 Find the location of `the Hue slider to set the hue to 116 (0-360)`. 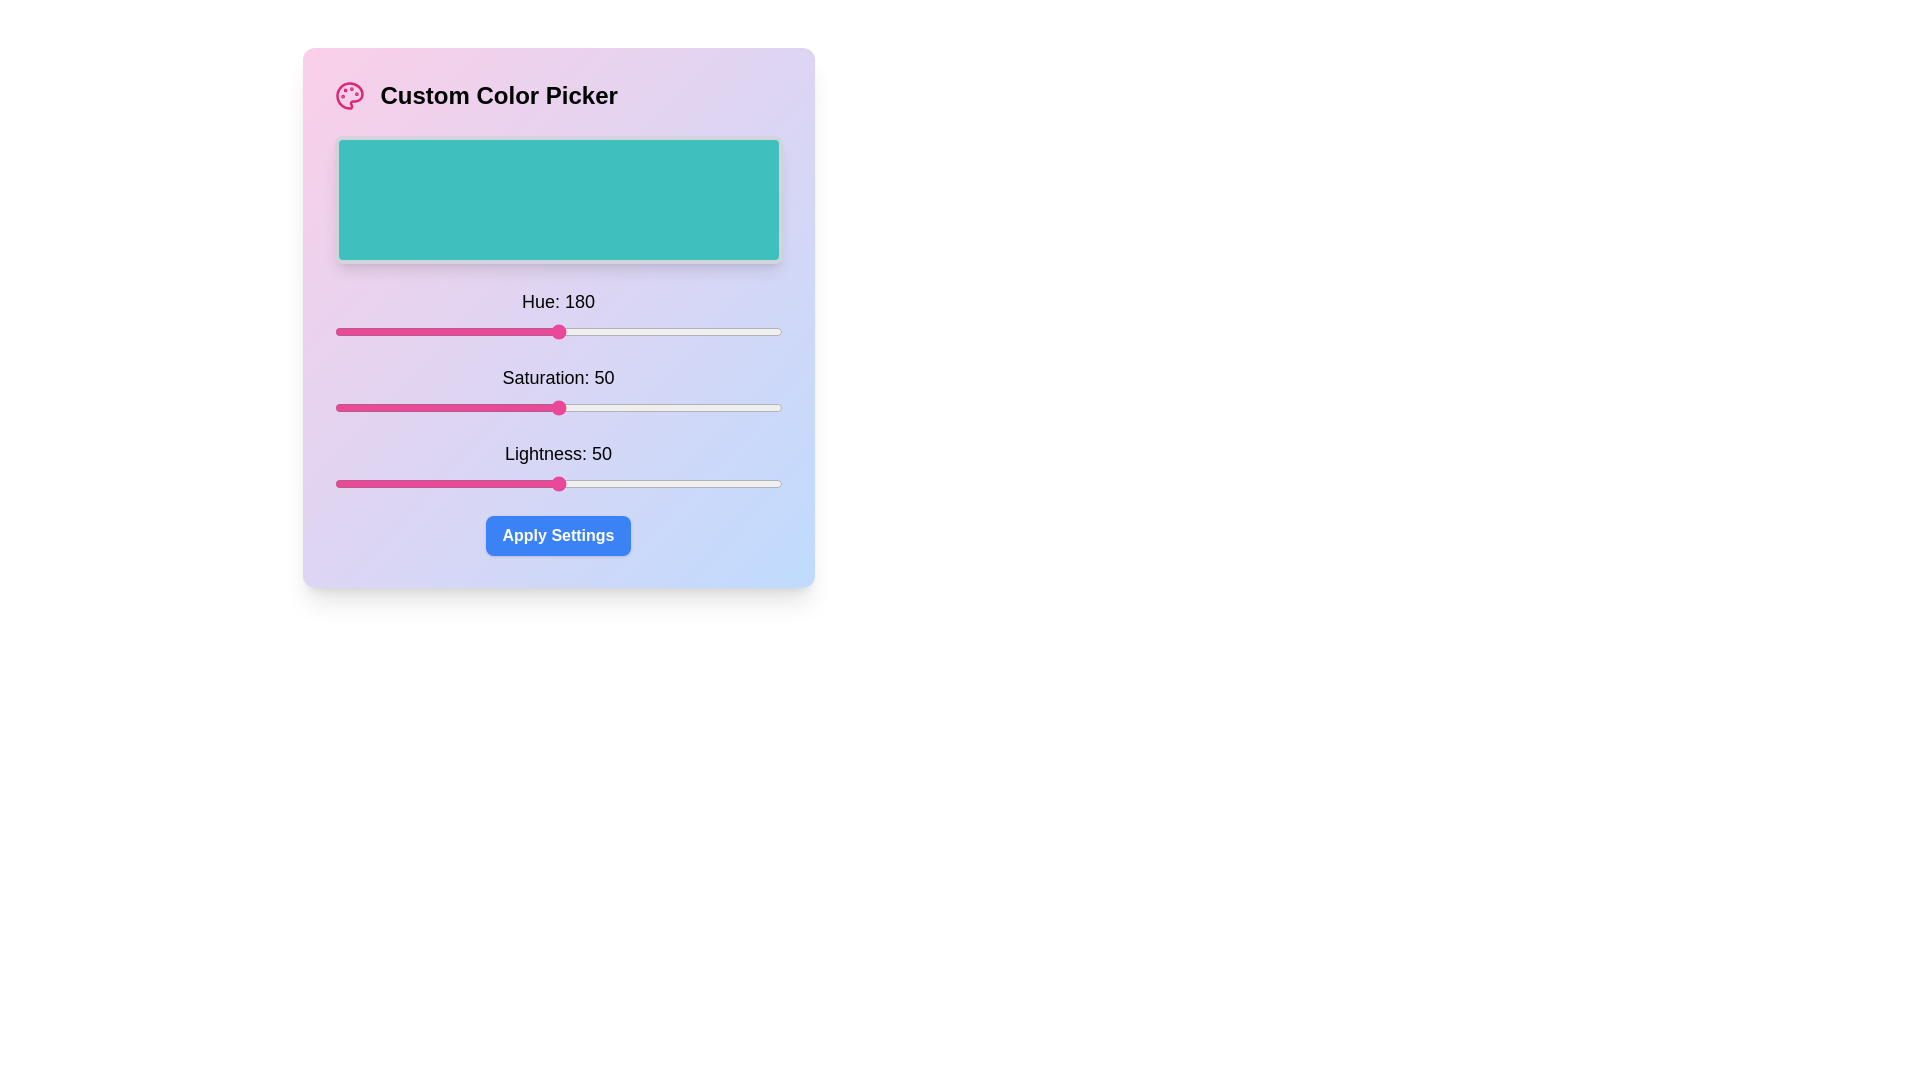

the Hue slider to set the hue to 116 (0-360) is located at coordinates (477, 330).